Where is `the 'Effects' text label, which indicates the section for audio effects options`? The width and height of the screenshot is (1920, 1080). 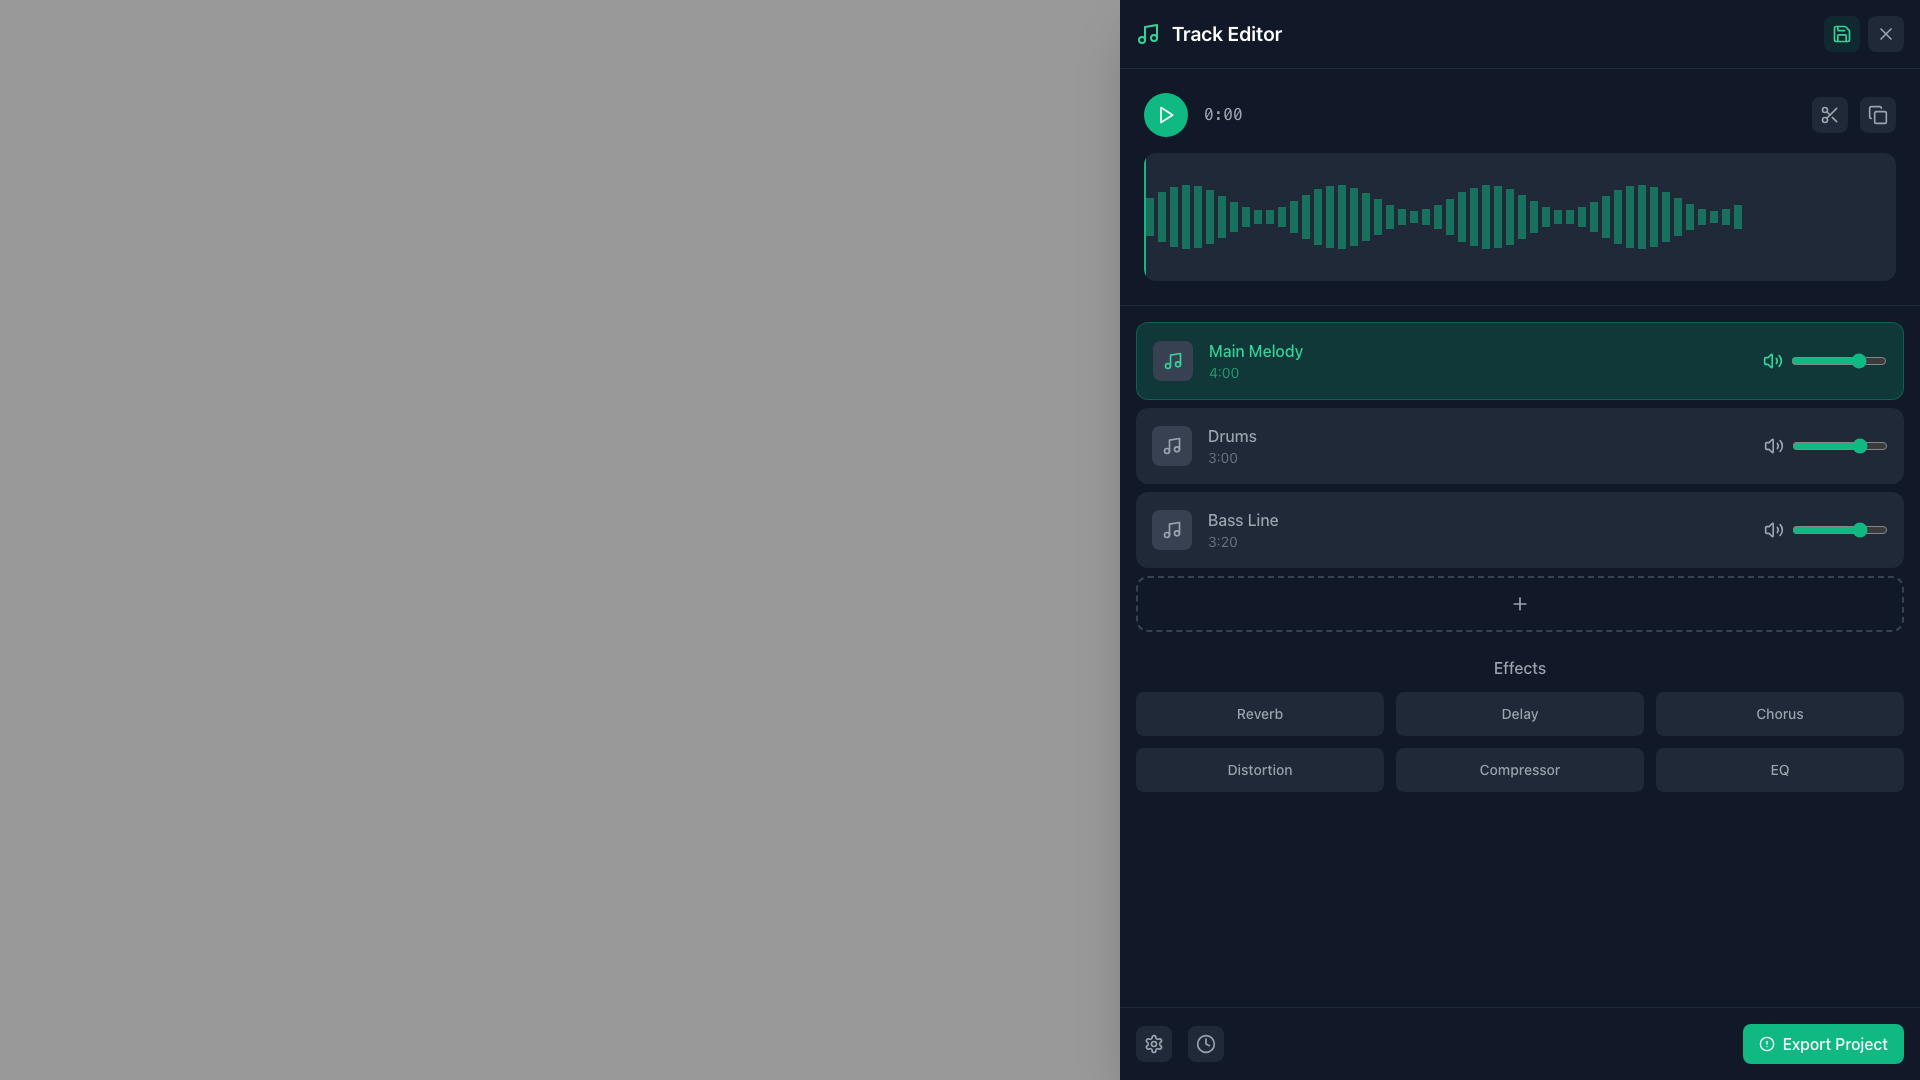
the 'Effects' text label, which indicates the section for audio effects options is located at coordinates (1520, 667).